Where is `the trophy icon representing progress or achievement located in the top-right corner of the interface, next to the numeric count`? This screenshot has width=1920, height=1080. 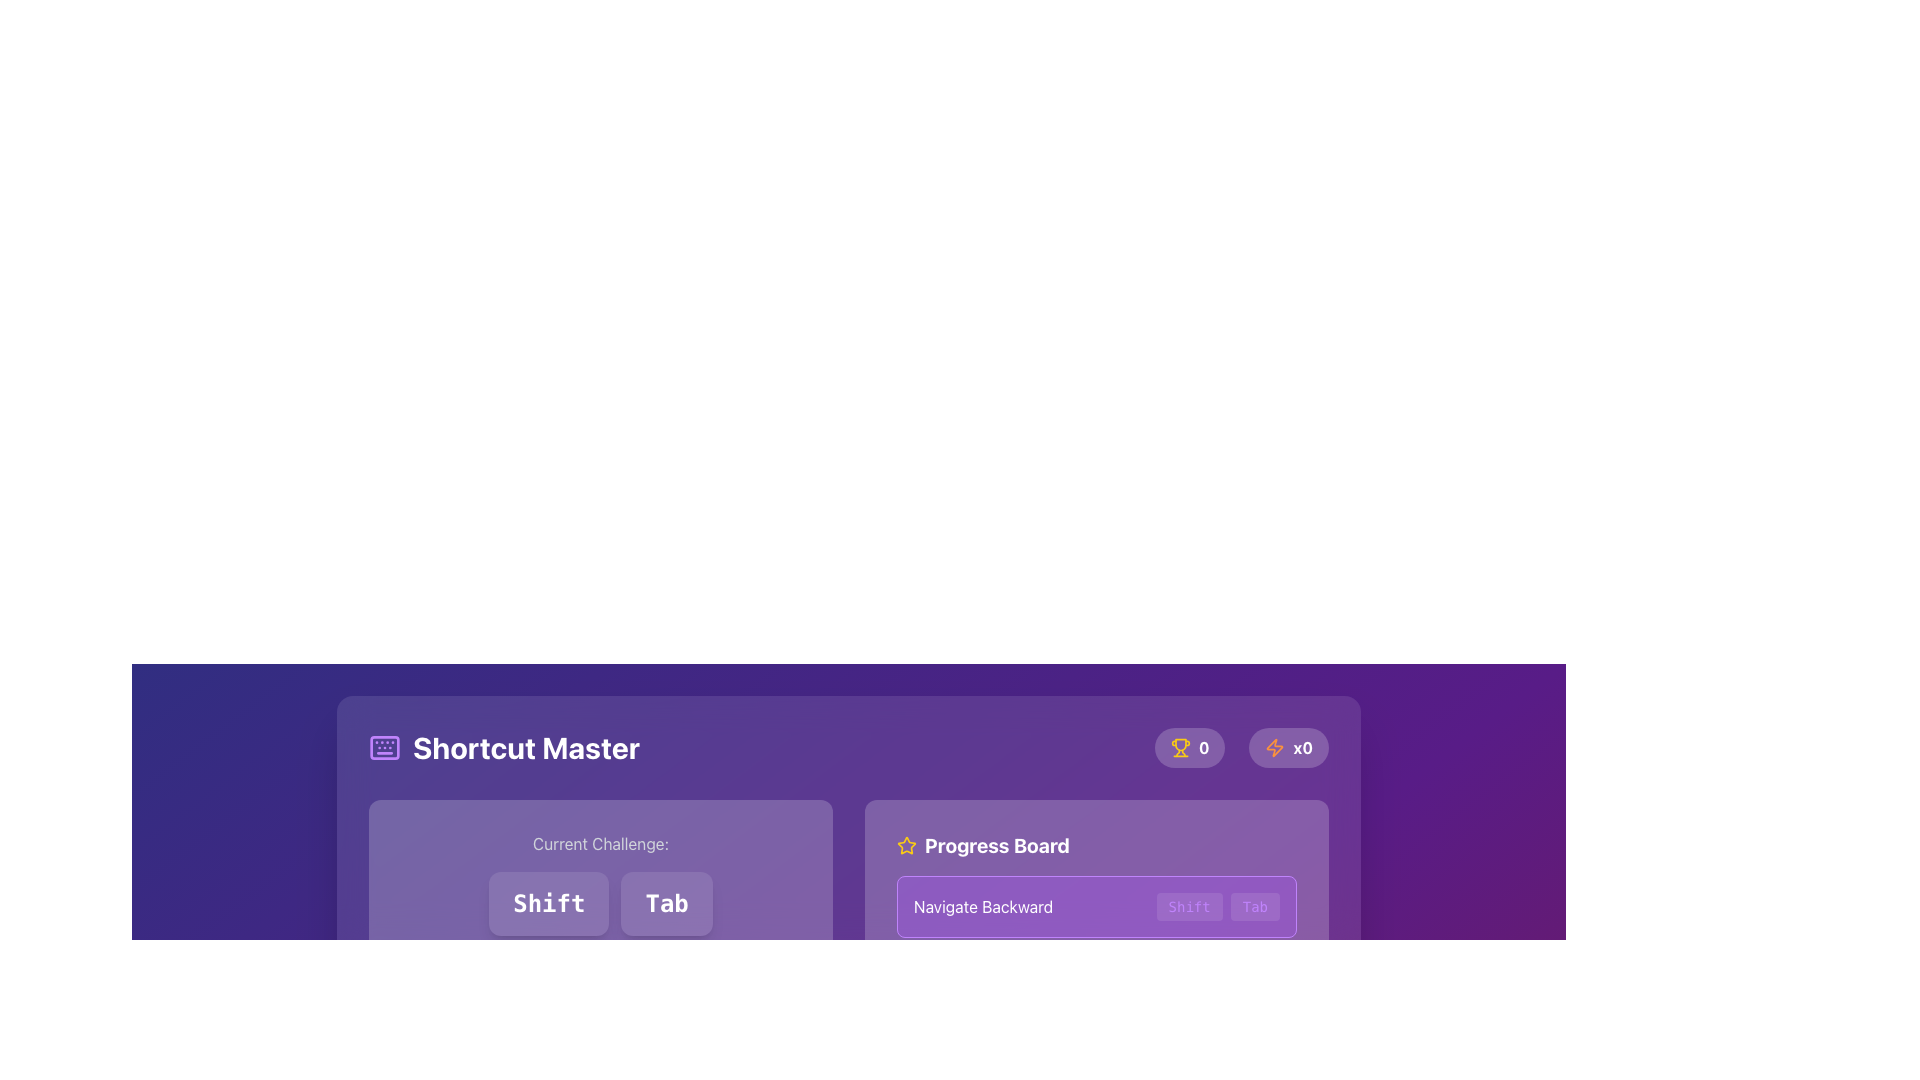 the trophy icon representing progress or achievement located in the top-right corner of the interface, next to the numeric count is located at coordinates (1180, 748).